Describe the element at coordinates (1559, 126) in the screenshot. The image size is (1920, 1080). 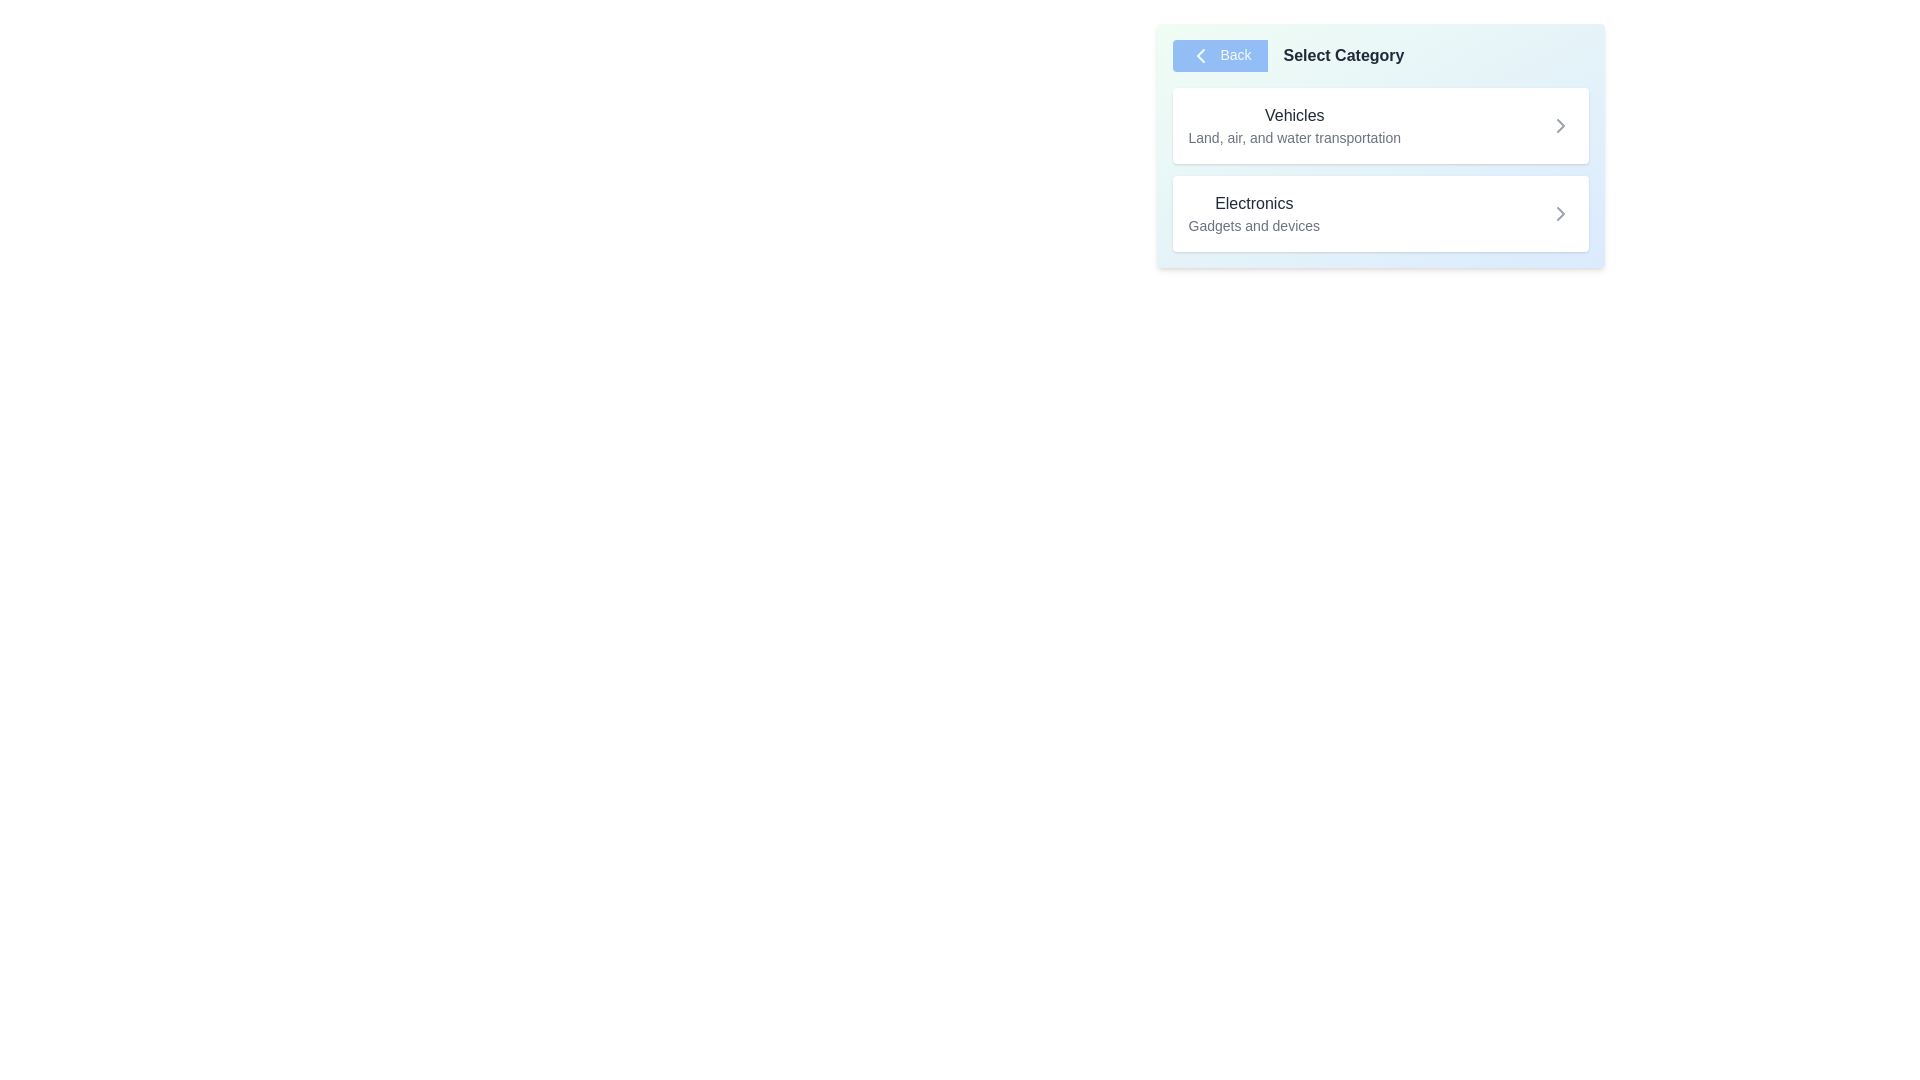
I see `the right-pointing chevron icon located at the far-right side of the 'Vehicles' card, specifically to the right of the subtitle 'Land, air, and water transportation', for visual feedback` at that location.